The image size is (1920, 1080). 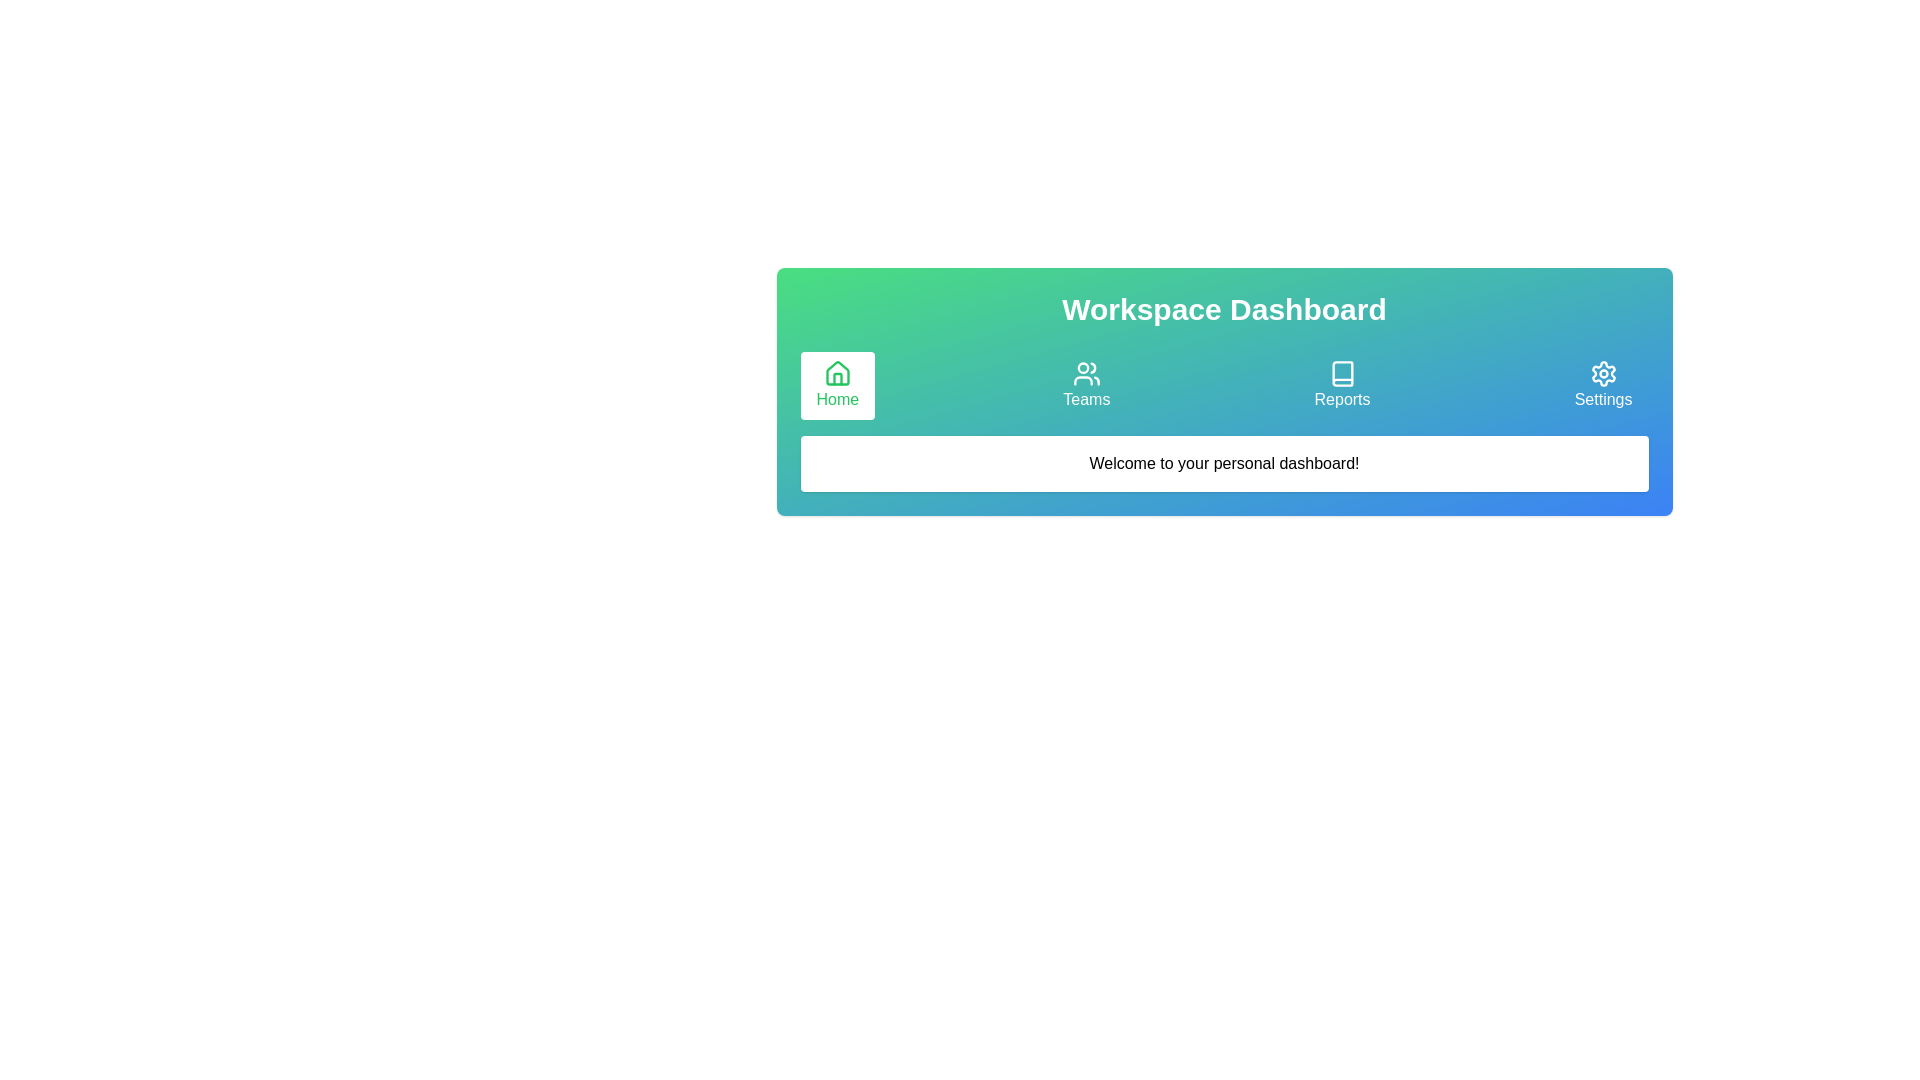 What do you see at coordinates (1603, 374) in the screenshot?
I see `the gear icon in the top-right corner of the header bar` at bounding box center [1603, 374].